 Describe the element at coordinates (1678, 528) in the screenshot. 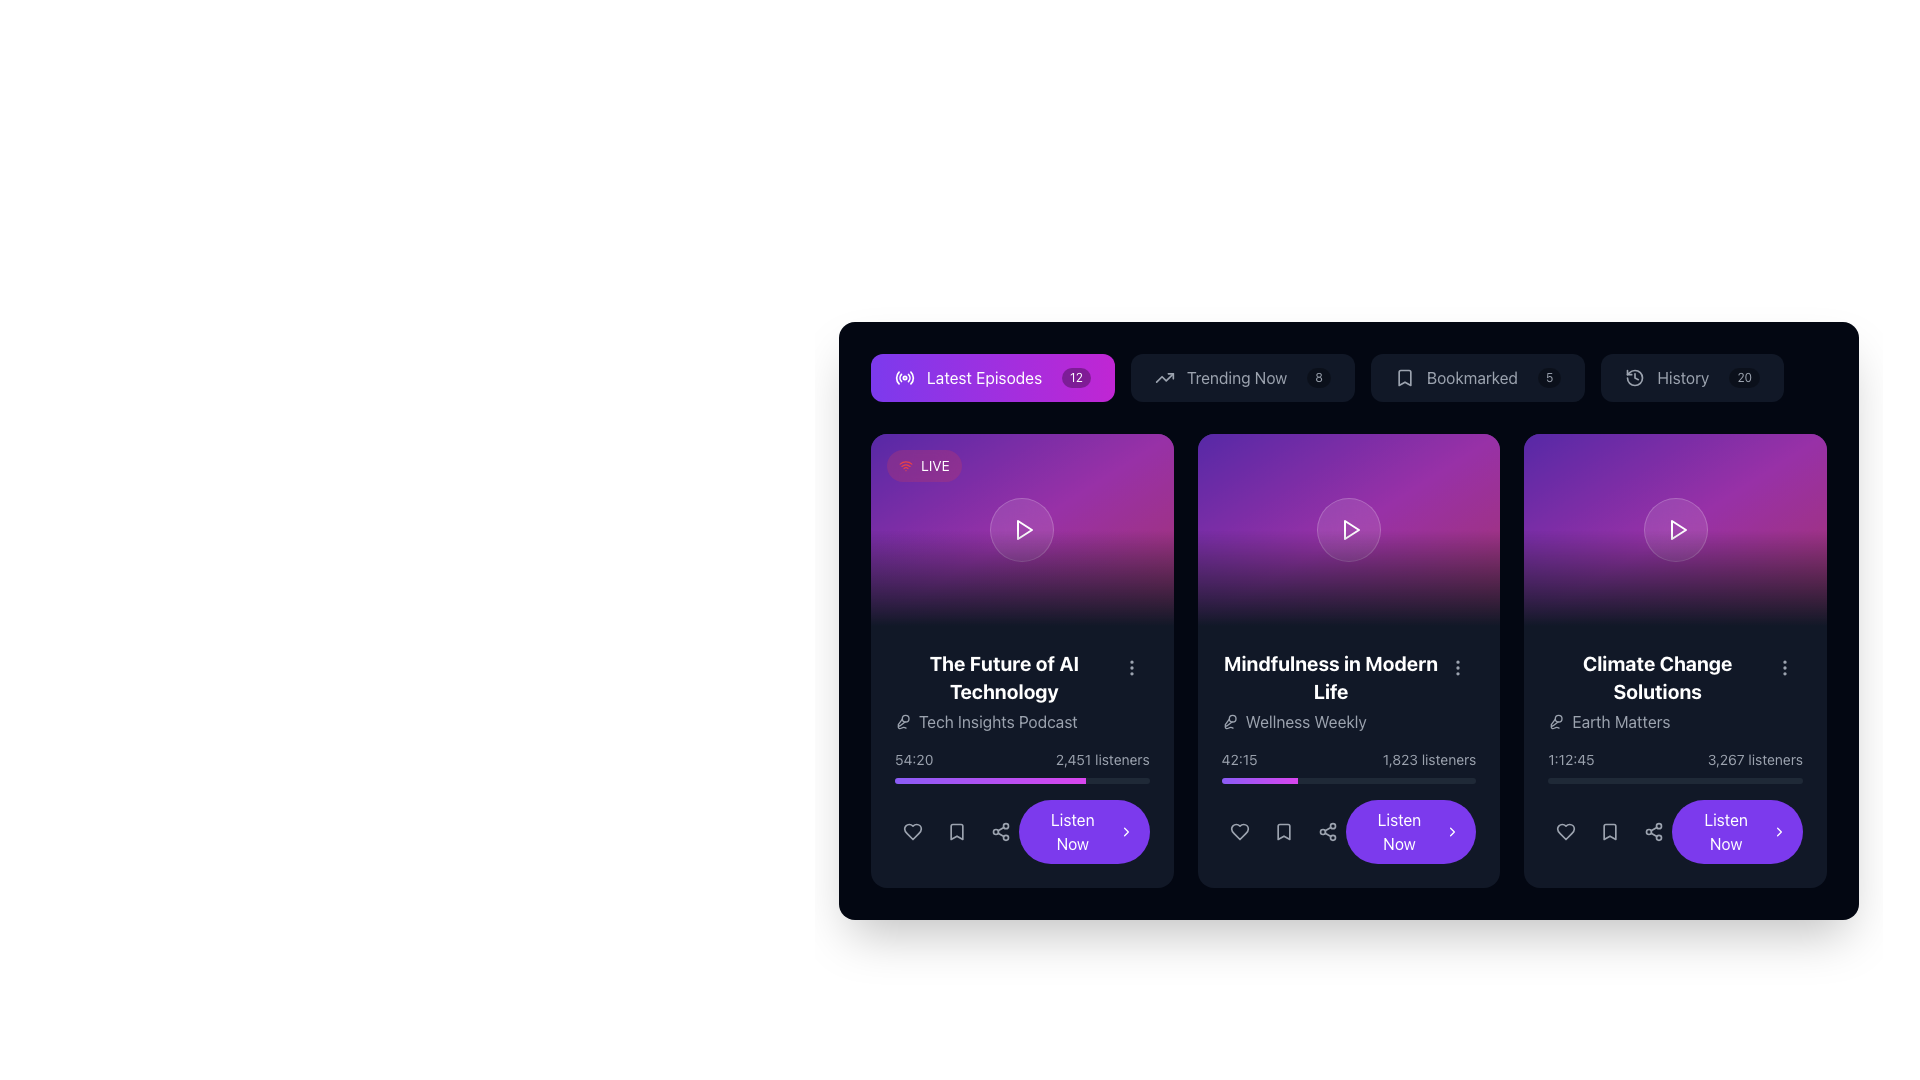

I see `the Play button icon for the 'Climate Change Solutions' content` at that location.